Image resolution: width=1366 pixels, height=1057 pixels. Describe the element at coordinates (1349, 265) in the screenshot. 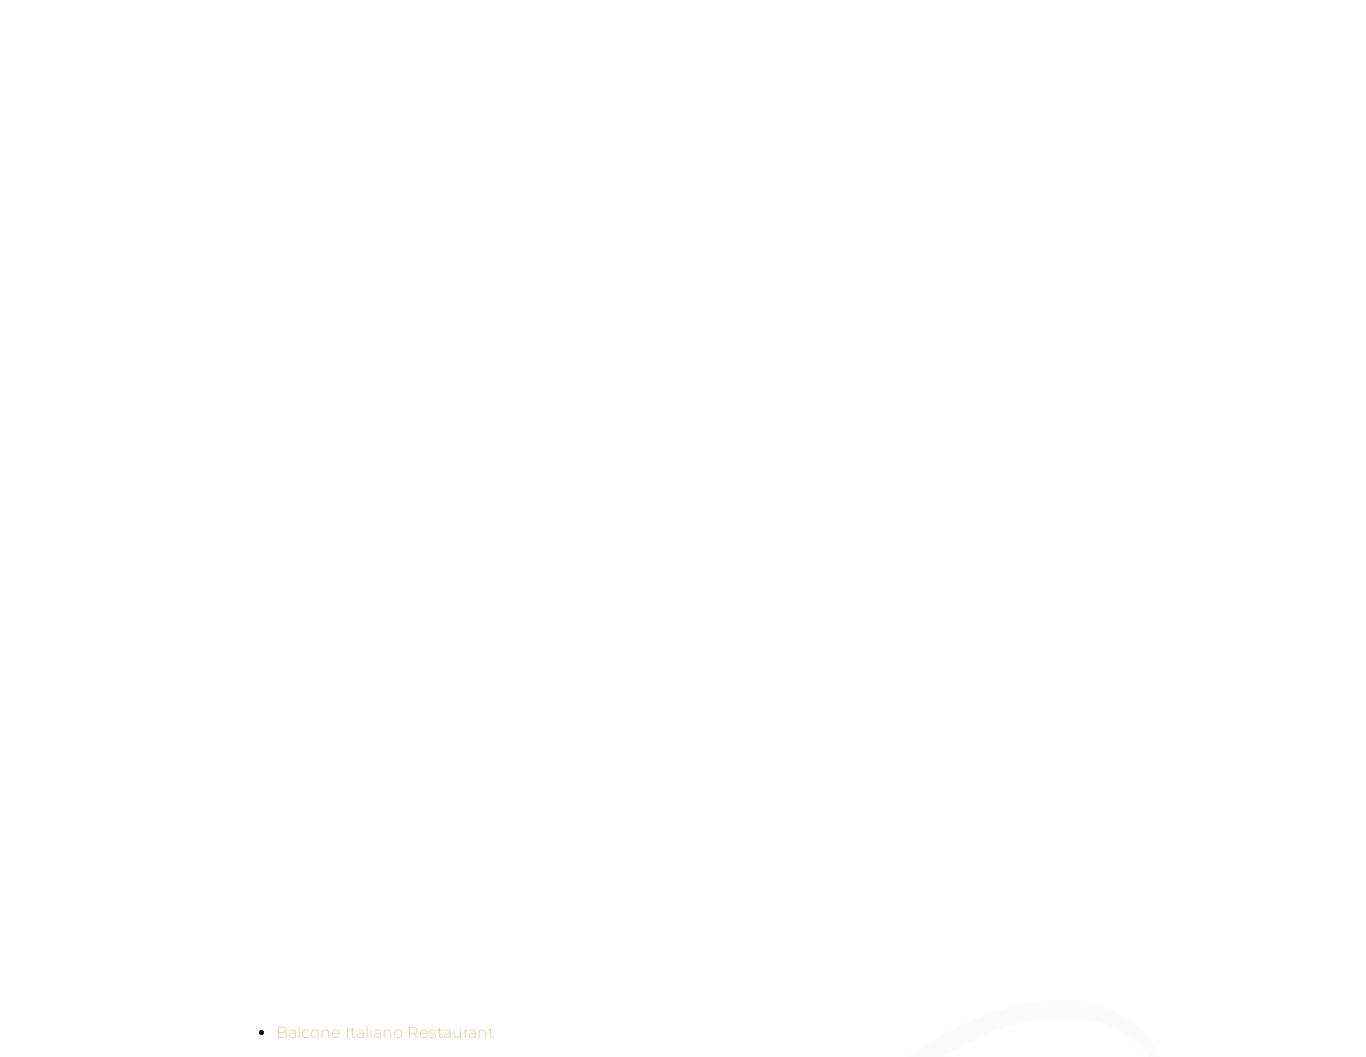

I see `'VOUCHERS'` at that location.